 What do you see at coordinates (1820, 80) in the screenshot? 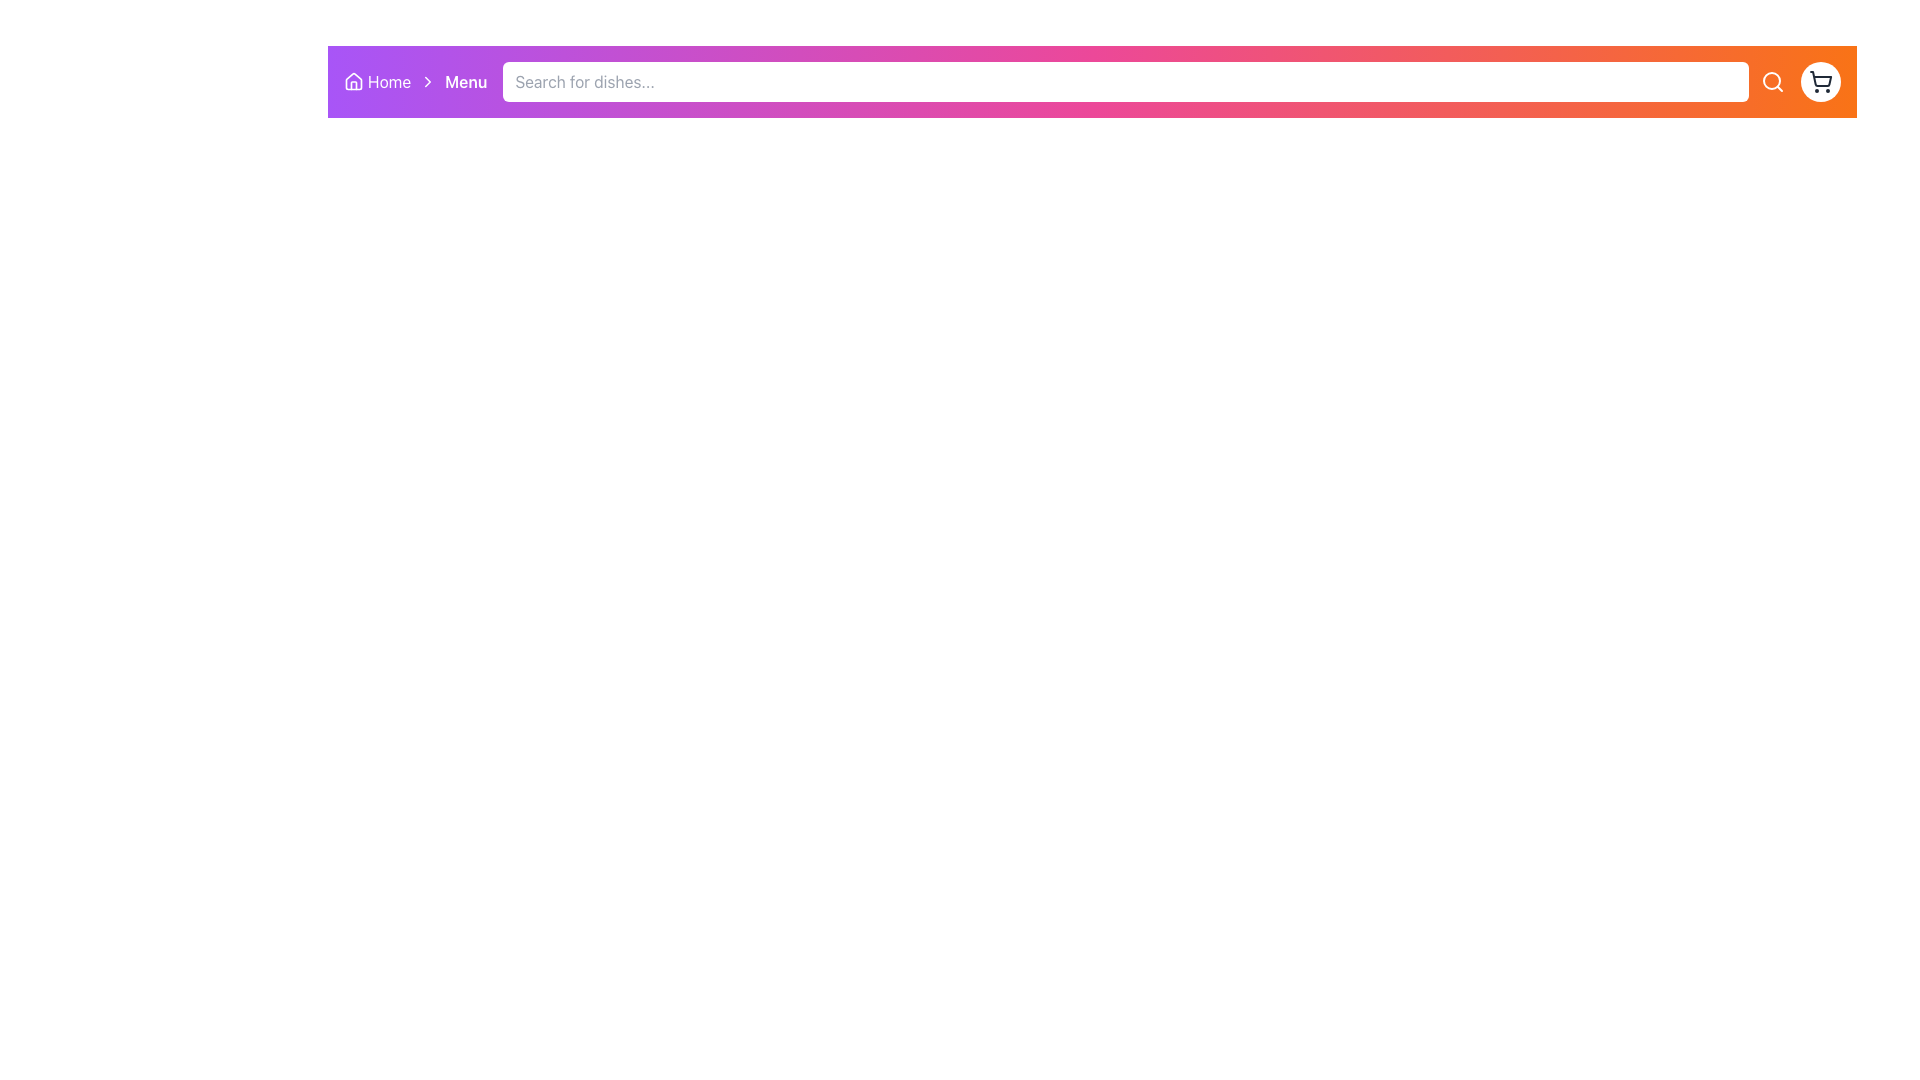
I see `the shopping cart button located at the far right of the header bar` at bounding box center [1820, 80].